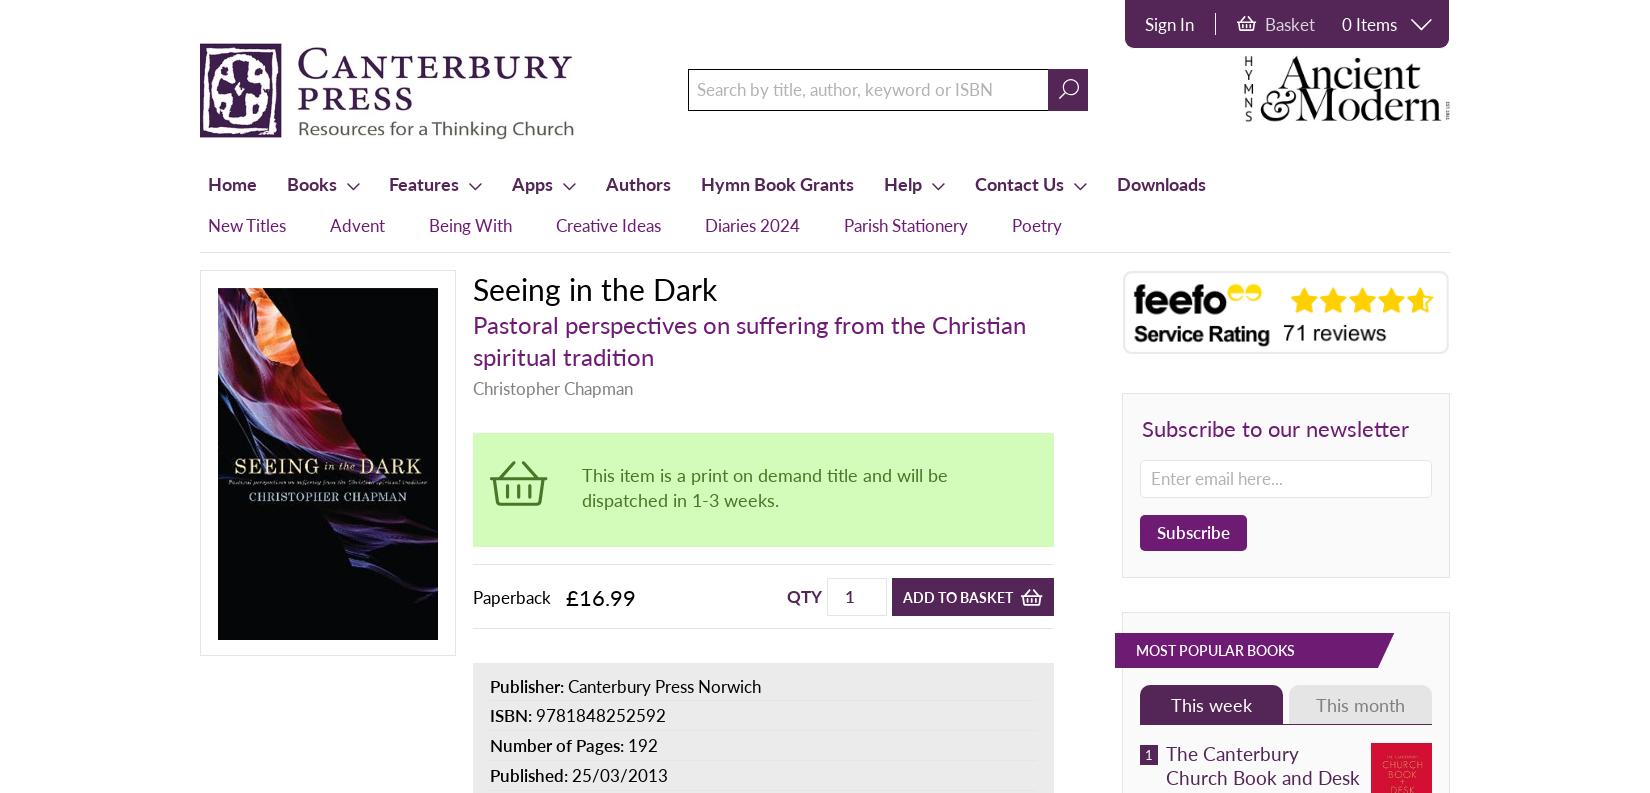 The width and height of the screenshot is (1650, 793). Describe the element at coordinates (763, 486) in the screenshot. I see `'This item is a print on demand title and will be dispatched in 1-3 weeks.'` at that location.